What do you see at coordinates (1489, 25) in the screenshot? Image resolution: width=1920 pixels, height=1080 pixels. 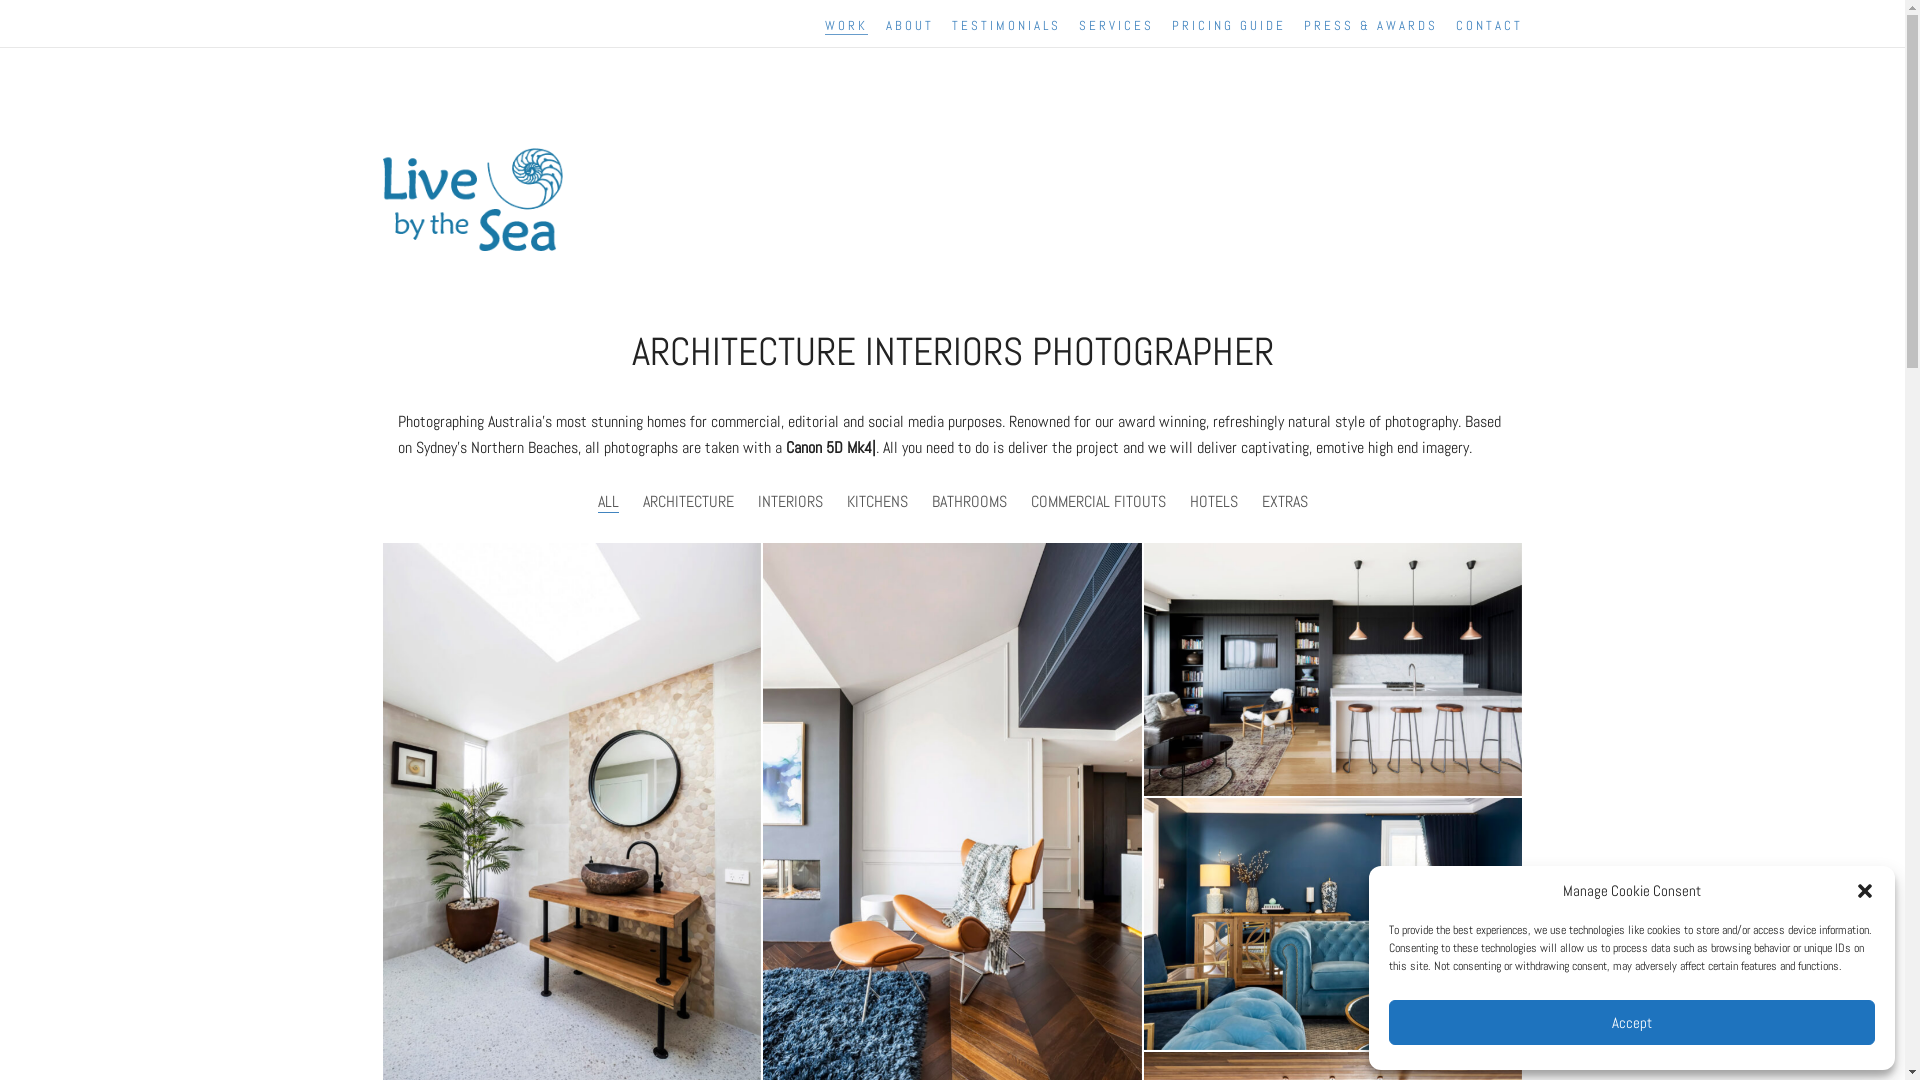 I see `'CONTACT'` at bounding box center [1489, 25].